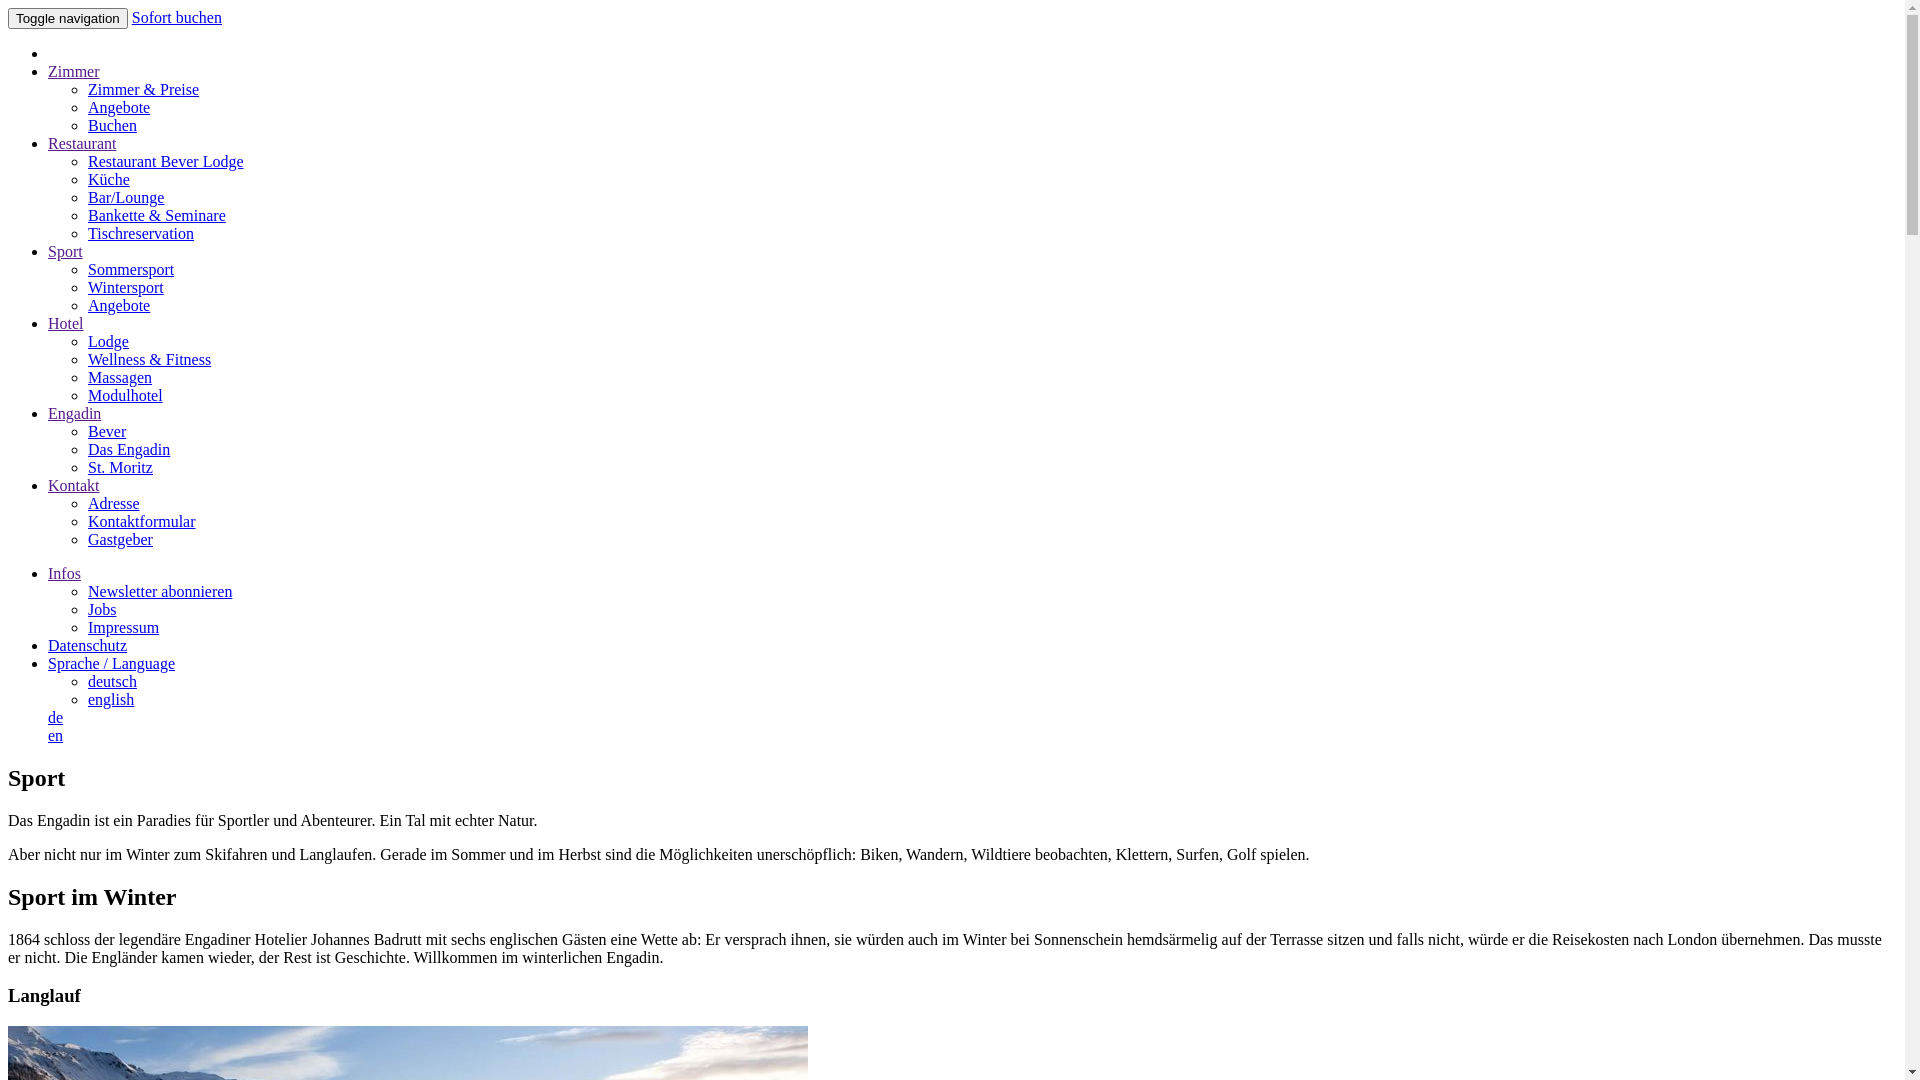 The height and width of the screenshot is (1080, 1920). What do you see at coordinates (122, 626) in the screenshot?
I see `'Impressum'` at bounding box center [122, 626].